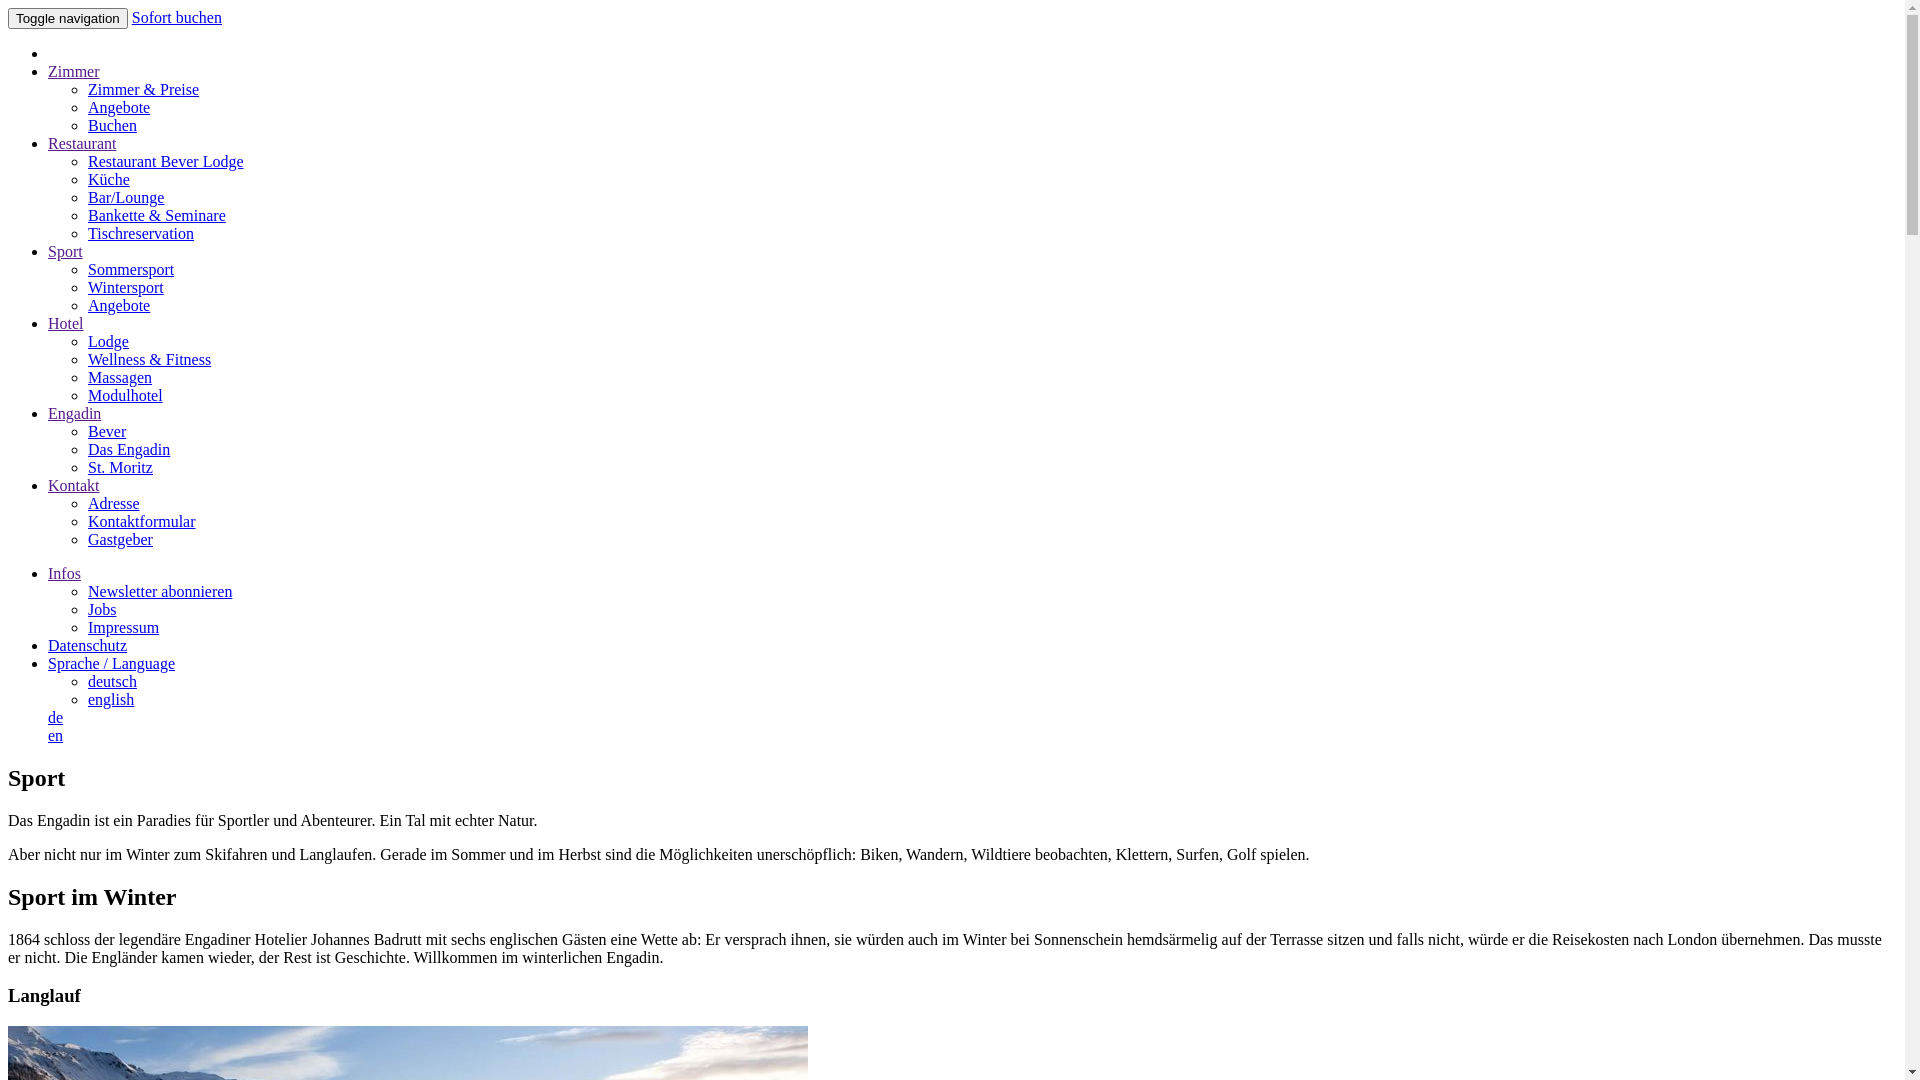 The height and width of the screenshot is (1080, 1920). What do you see at coordinates (122, 626) in the screenshot?
I see `'Impressum'` at bounding box center [122, 626].